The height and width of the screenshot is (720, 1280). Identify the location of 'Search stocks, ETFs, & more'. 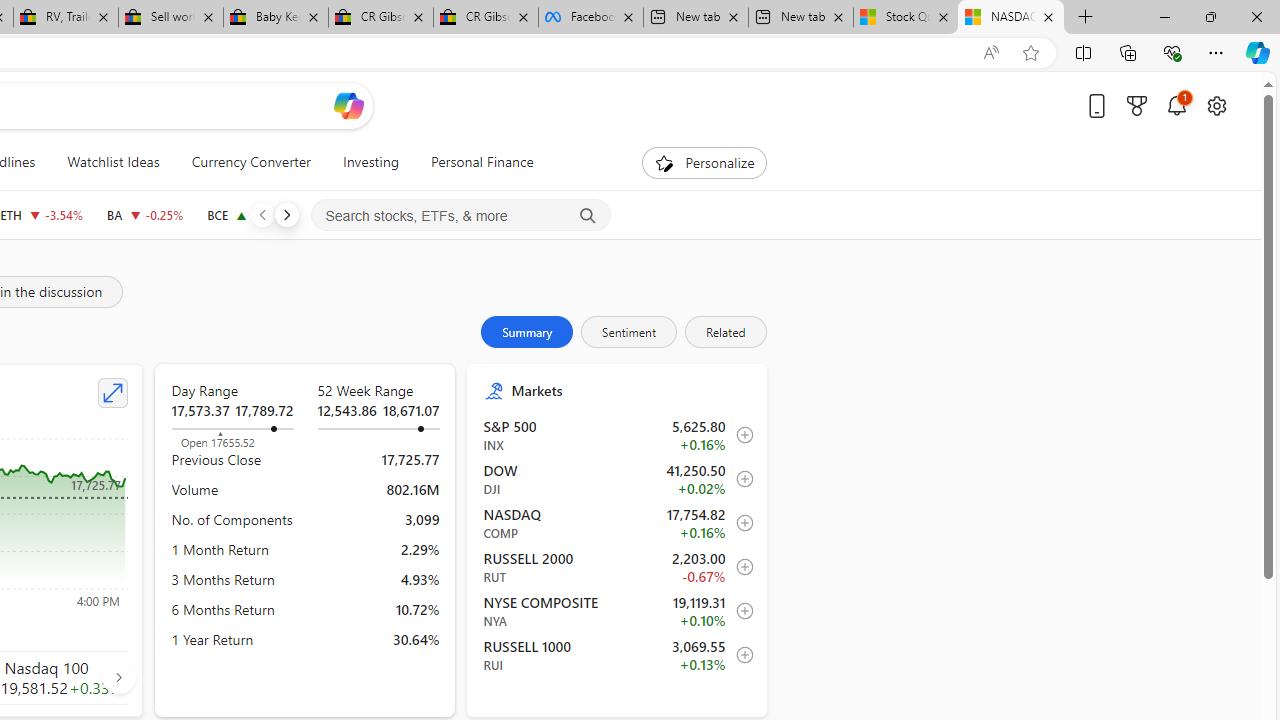
(460, 216).